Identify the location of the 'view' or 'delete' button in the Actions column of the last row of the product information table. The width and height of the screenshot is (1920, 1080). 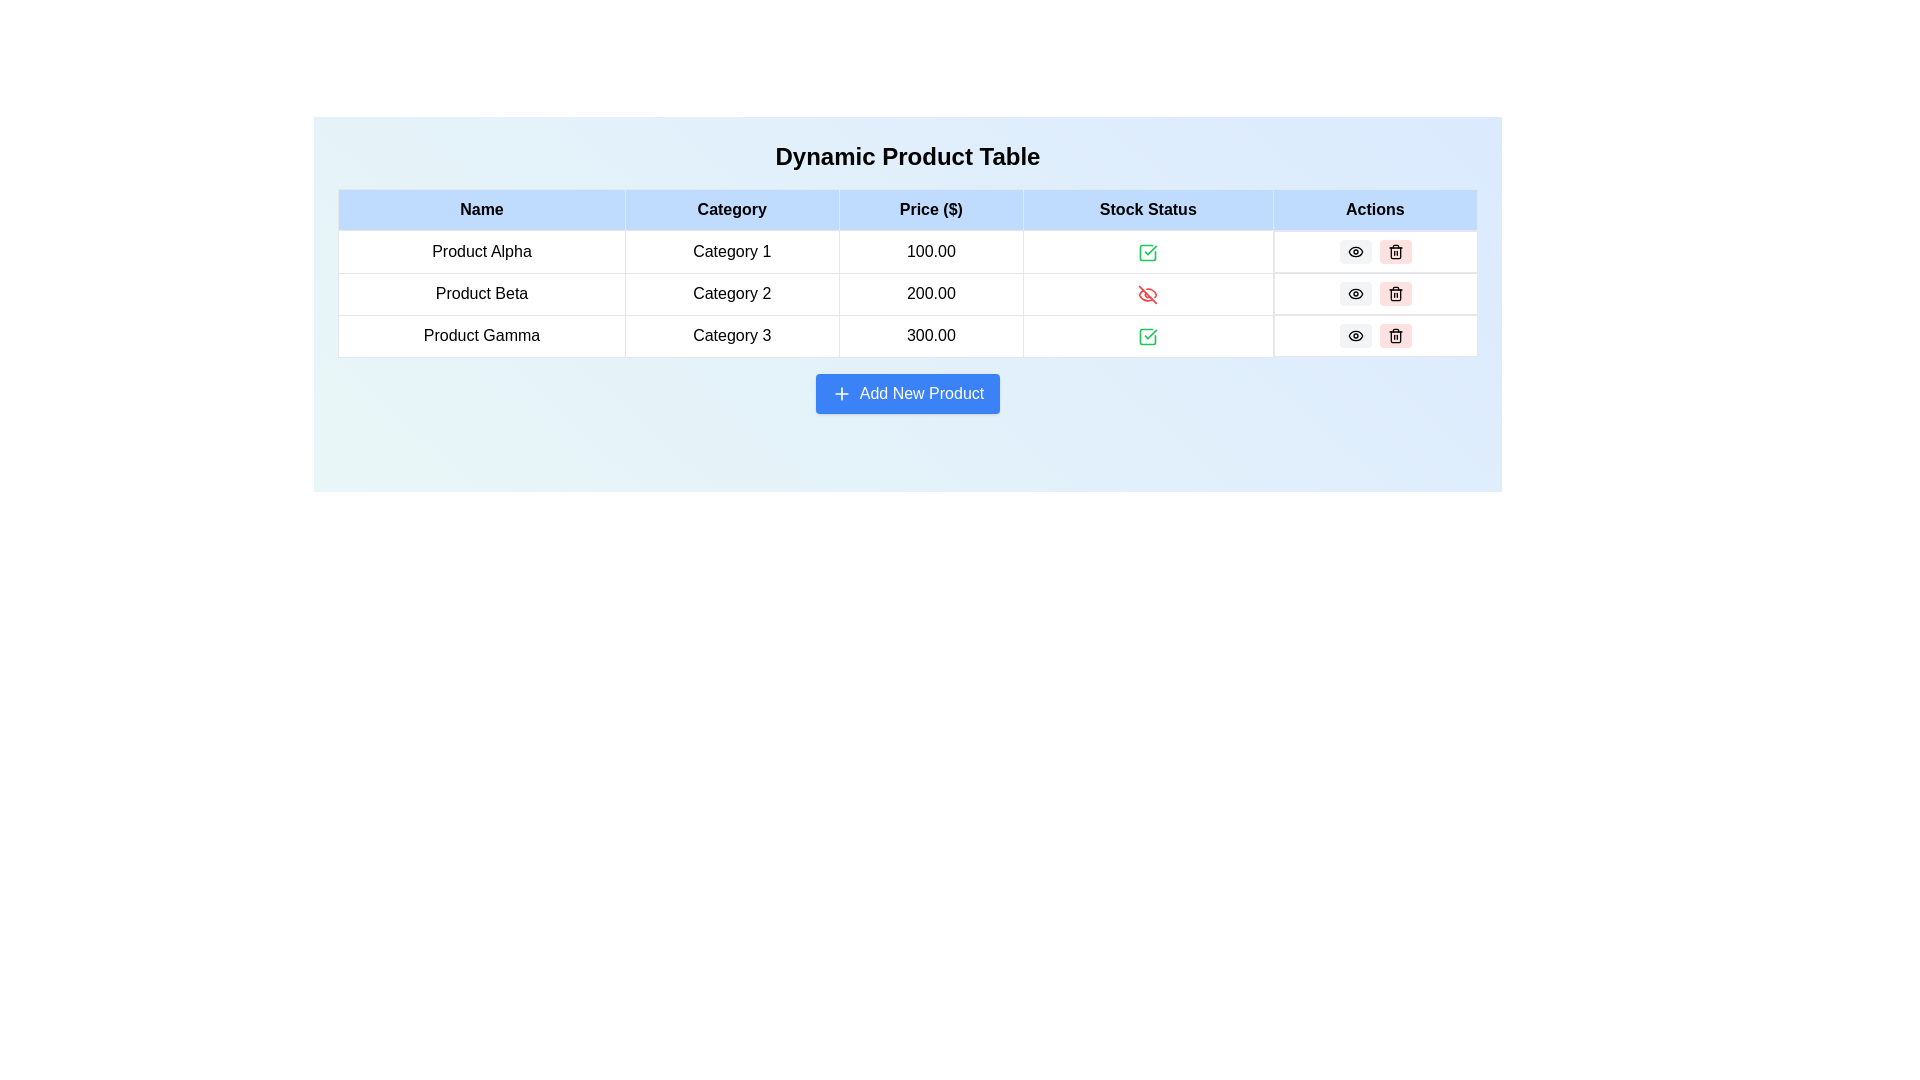
(1374, 334).